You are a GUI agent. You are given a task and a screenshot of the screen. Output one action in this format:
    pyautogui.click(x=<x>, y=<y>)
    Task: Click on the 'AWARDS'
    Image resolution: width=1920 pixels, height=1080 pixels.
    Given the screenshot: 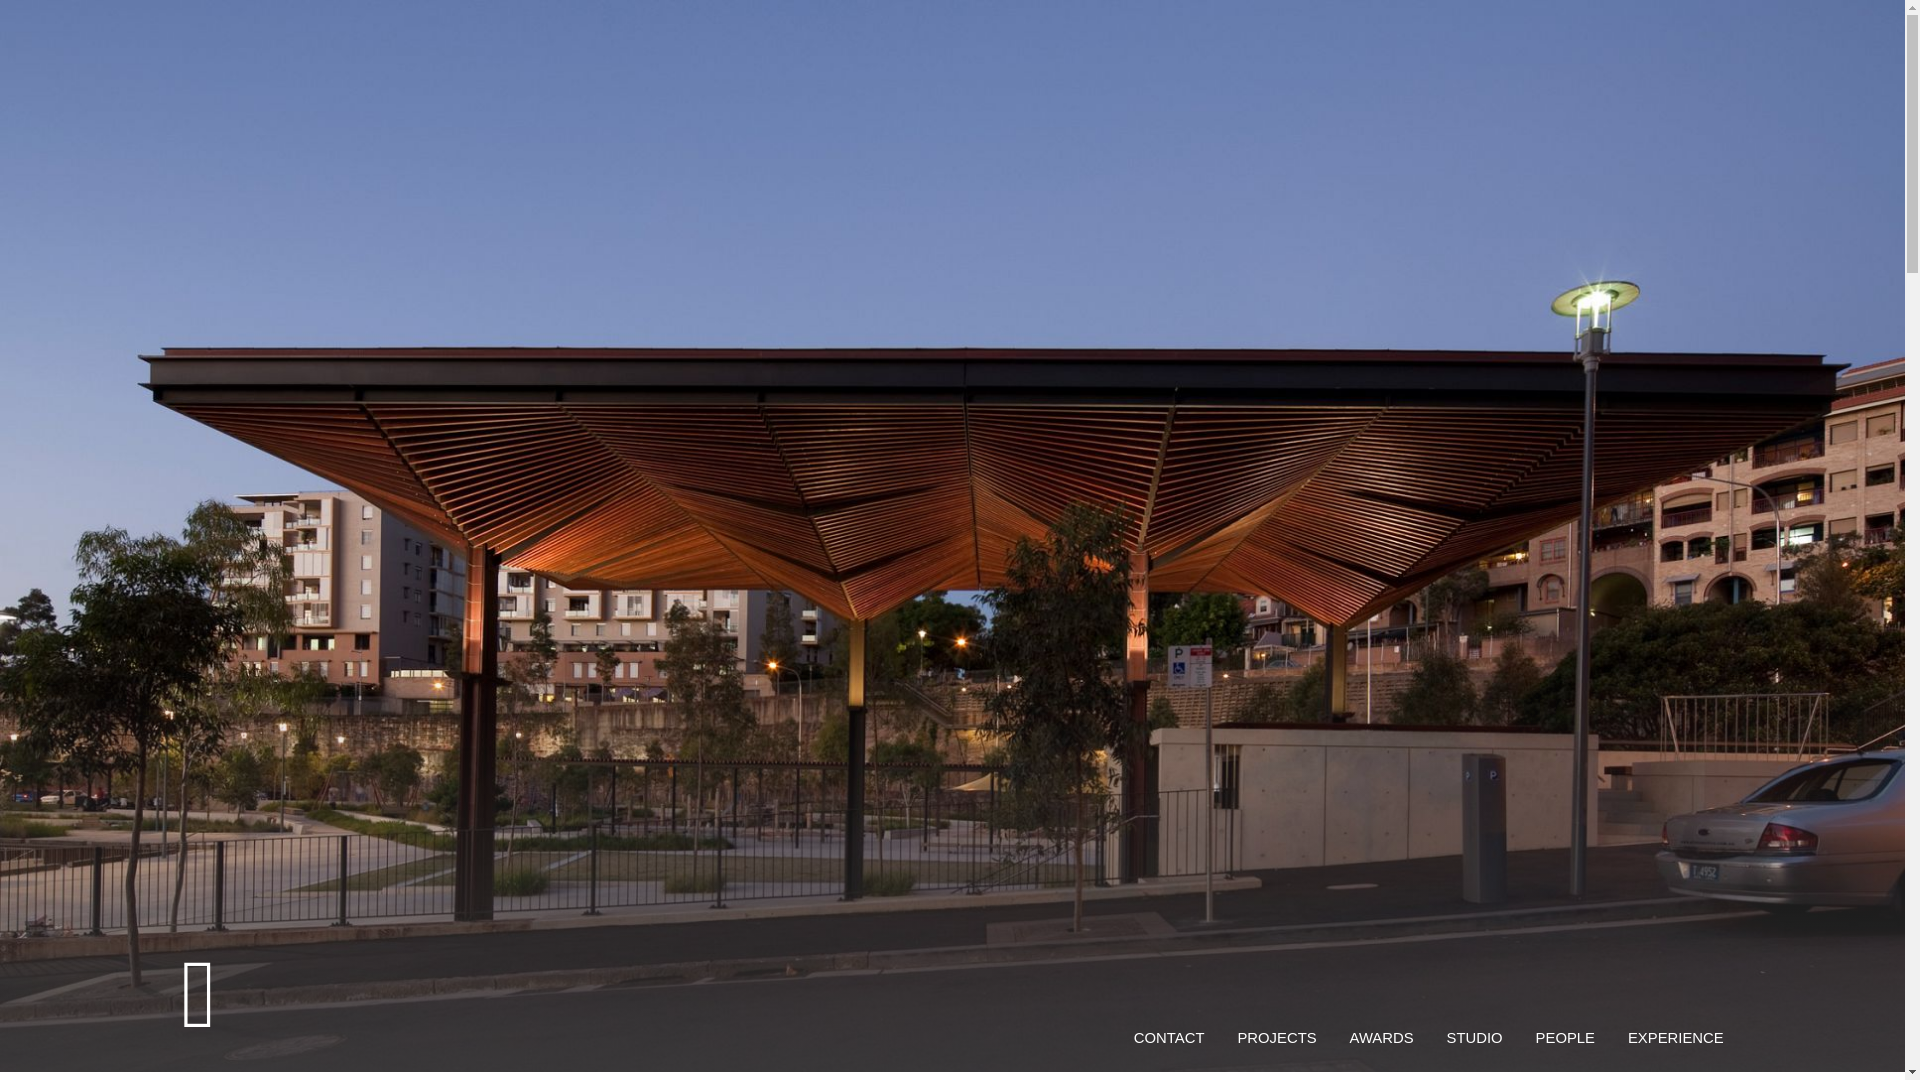 What is the action you would take?
    pyautogui.click(x=1381, y=1036)
    